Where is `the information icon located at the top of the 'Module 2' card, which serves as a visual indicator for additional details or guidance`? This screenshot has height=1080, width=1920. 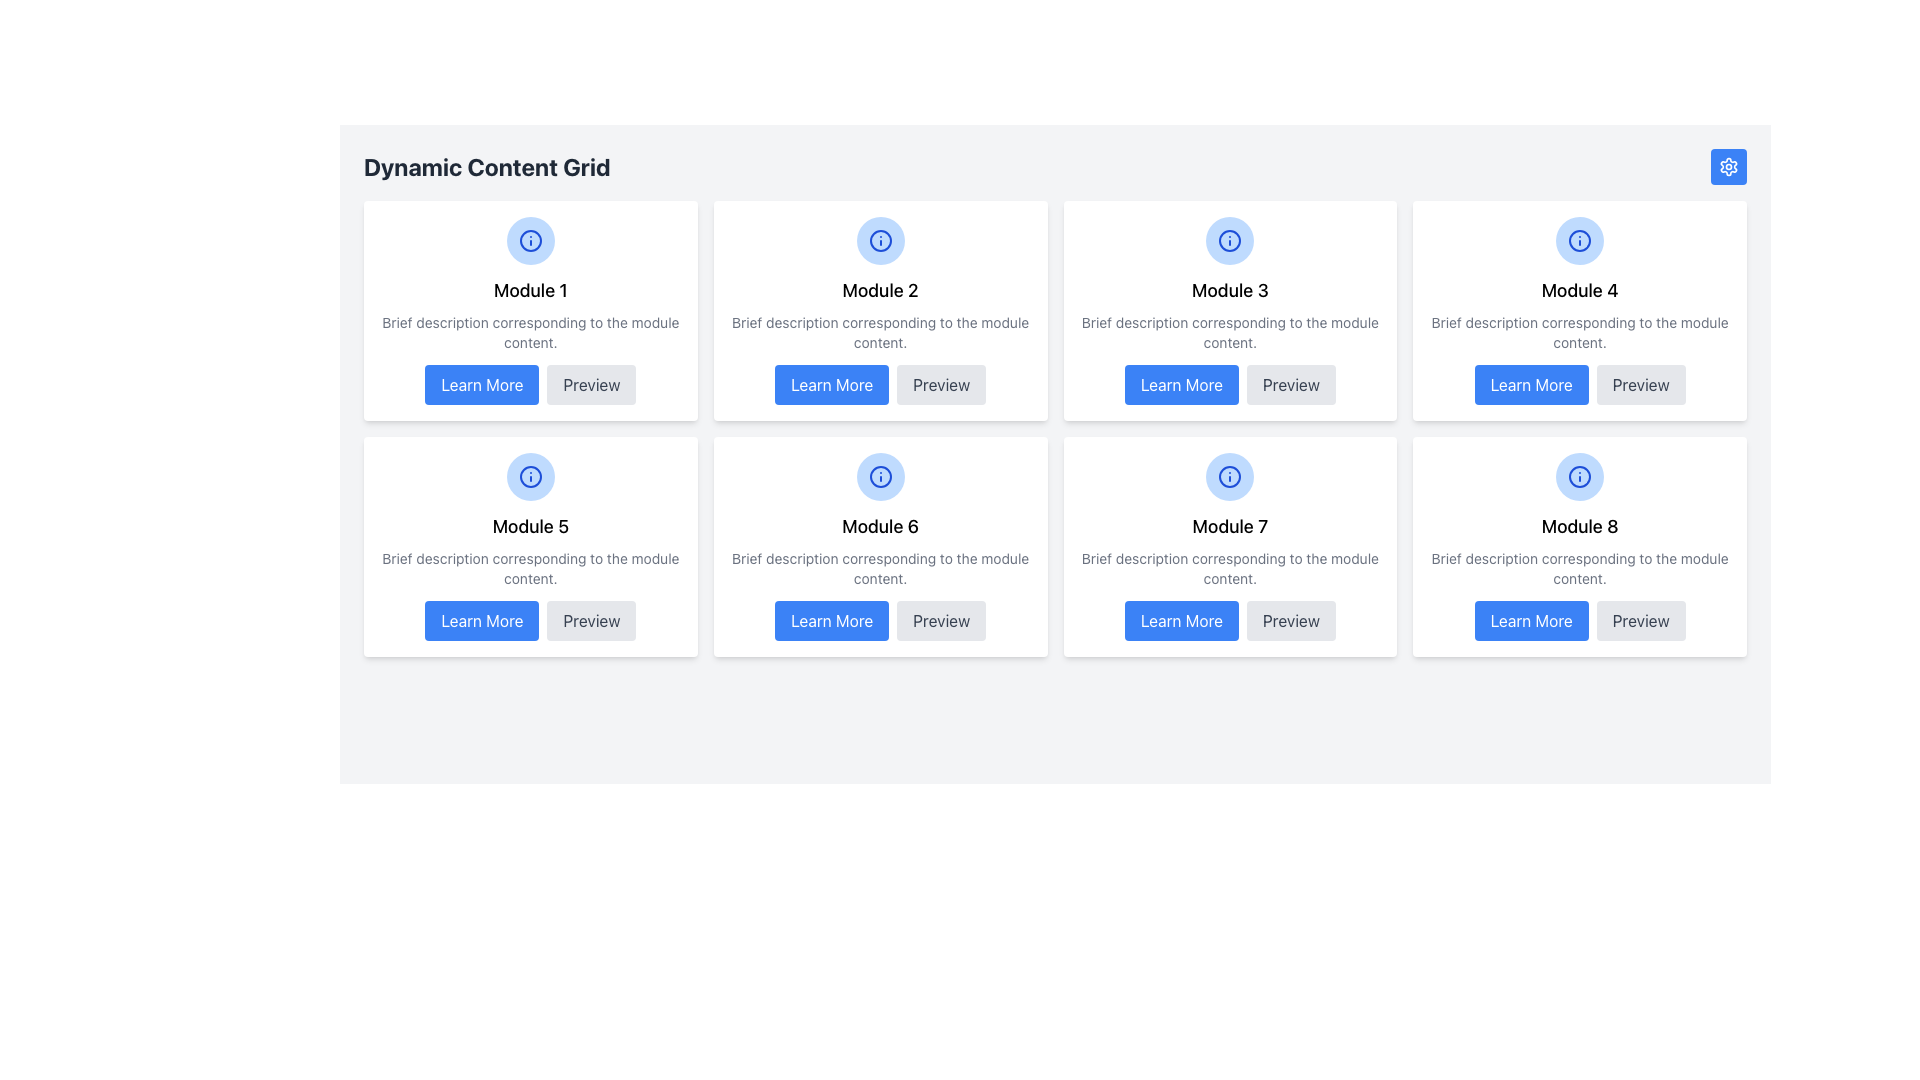 the information icon located at the top of the 'Module 2' card, which serves as a visual indicator for additional details or guidance is located at coordinates (880, 239).